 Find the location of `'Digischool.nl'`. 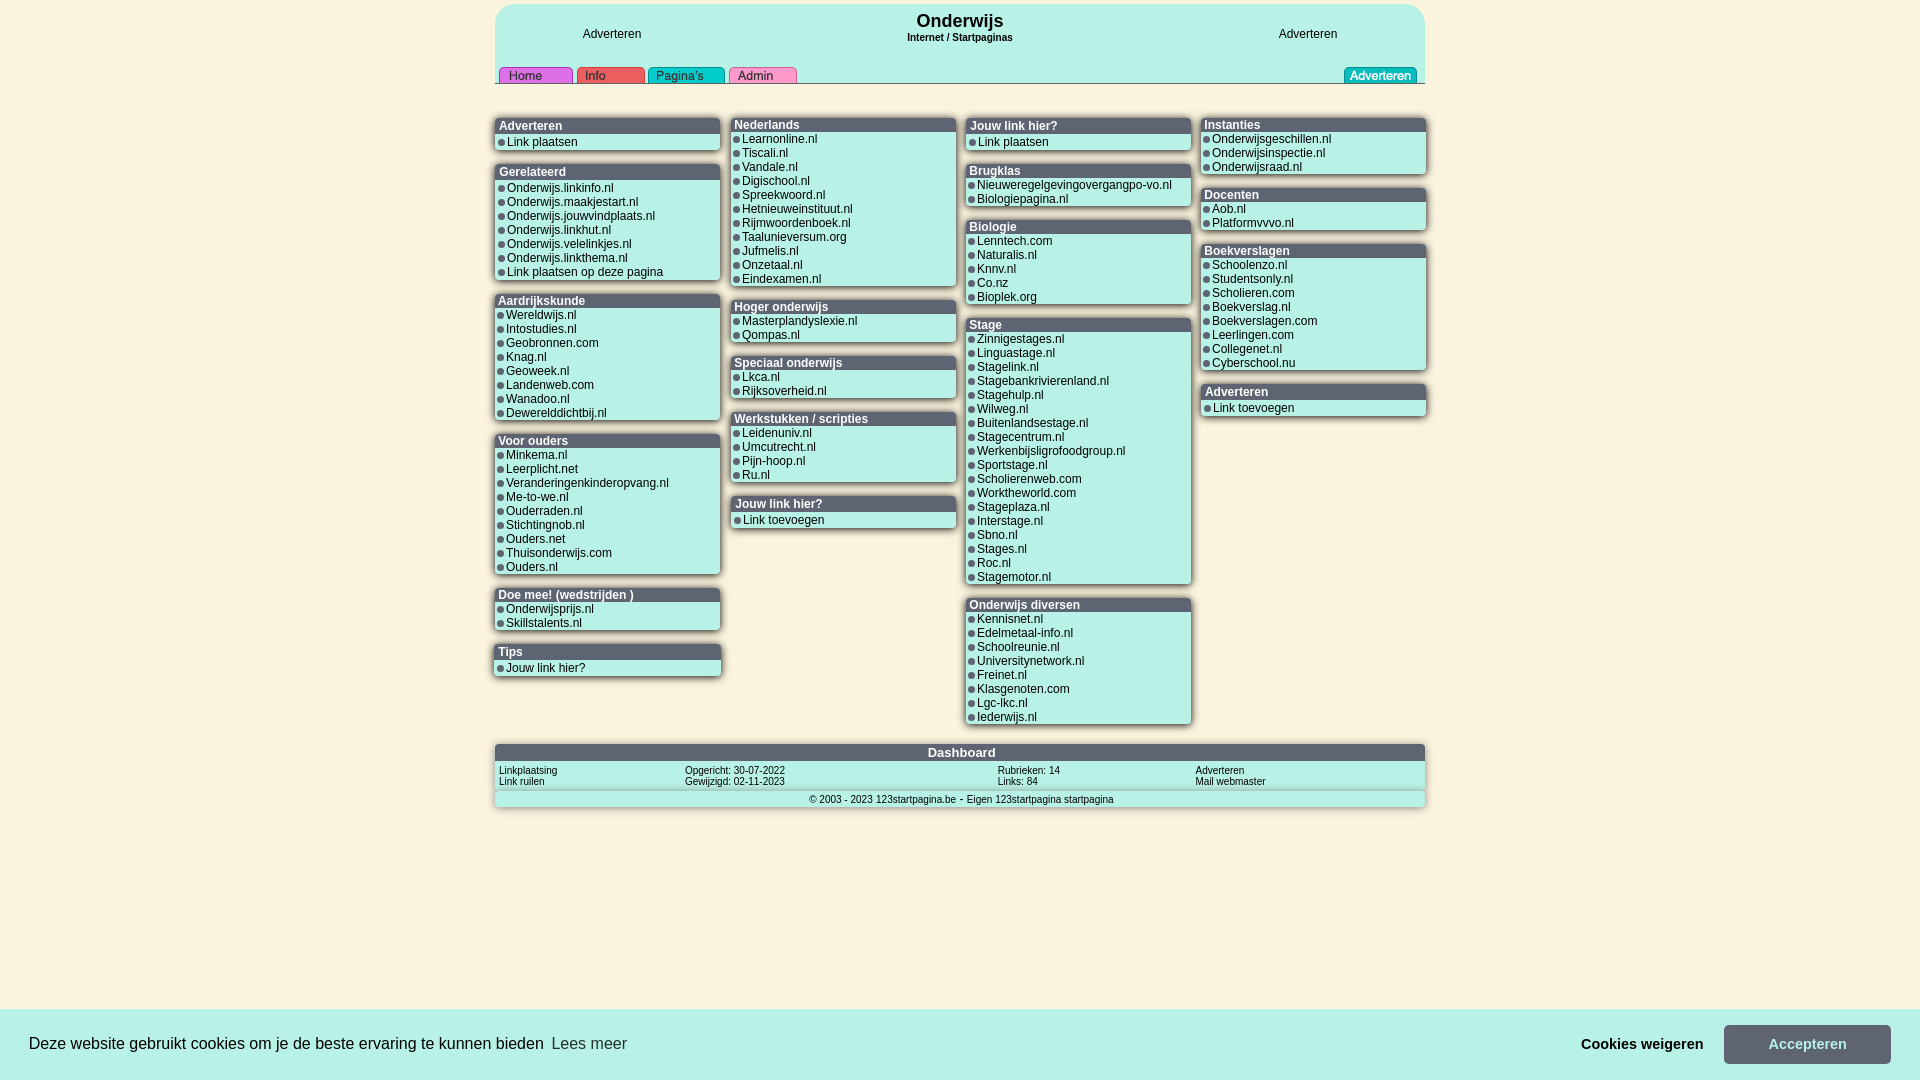

'Digischool.nl' is located at coordinates (775, 181).